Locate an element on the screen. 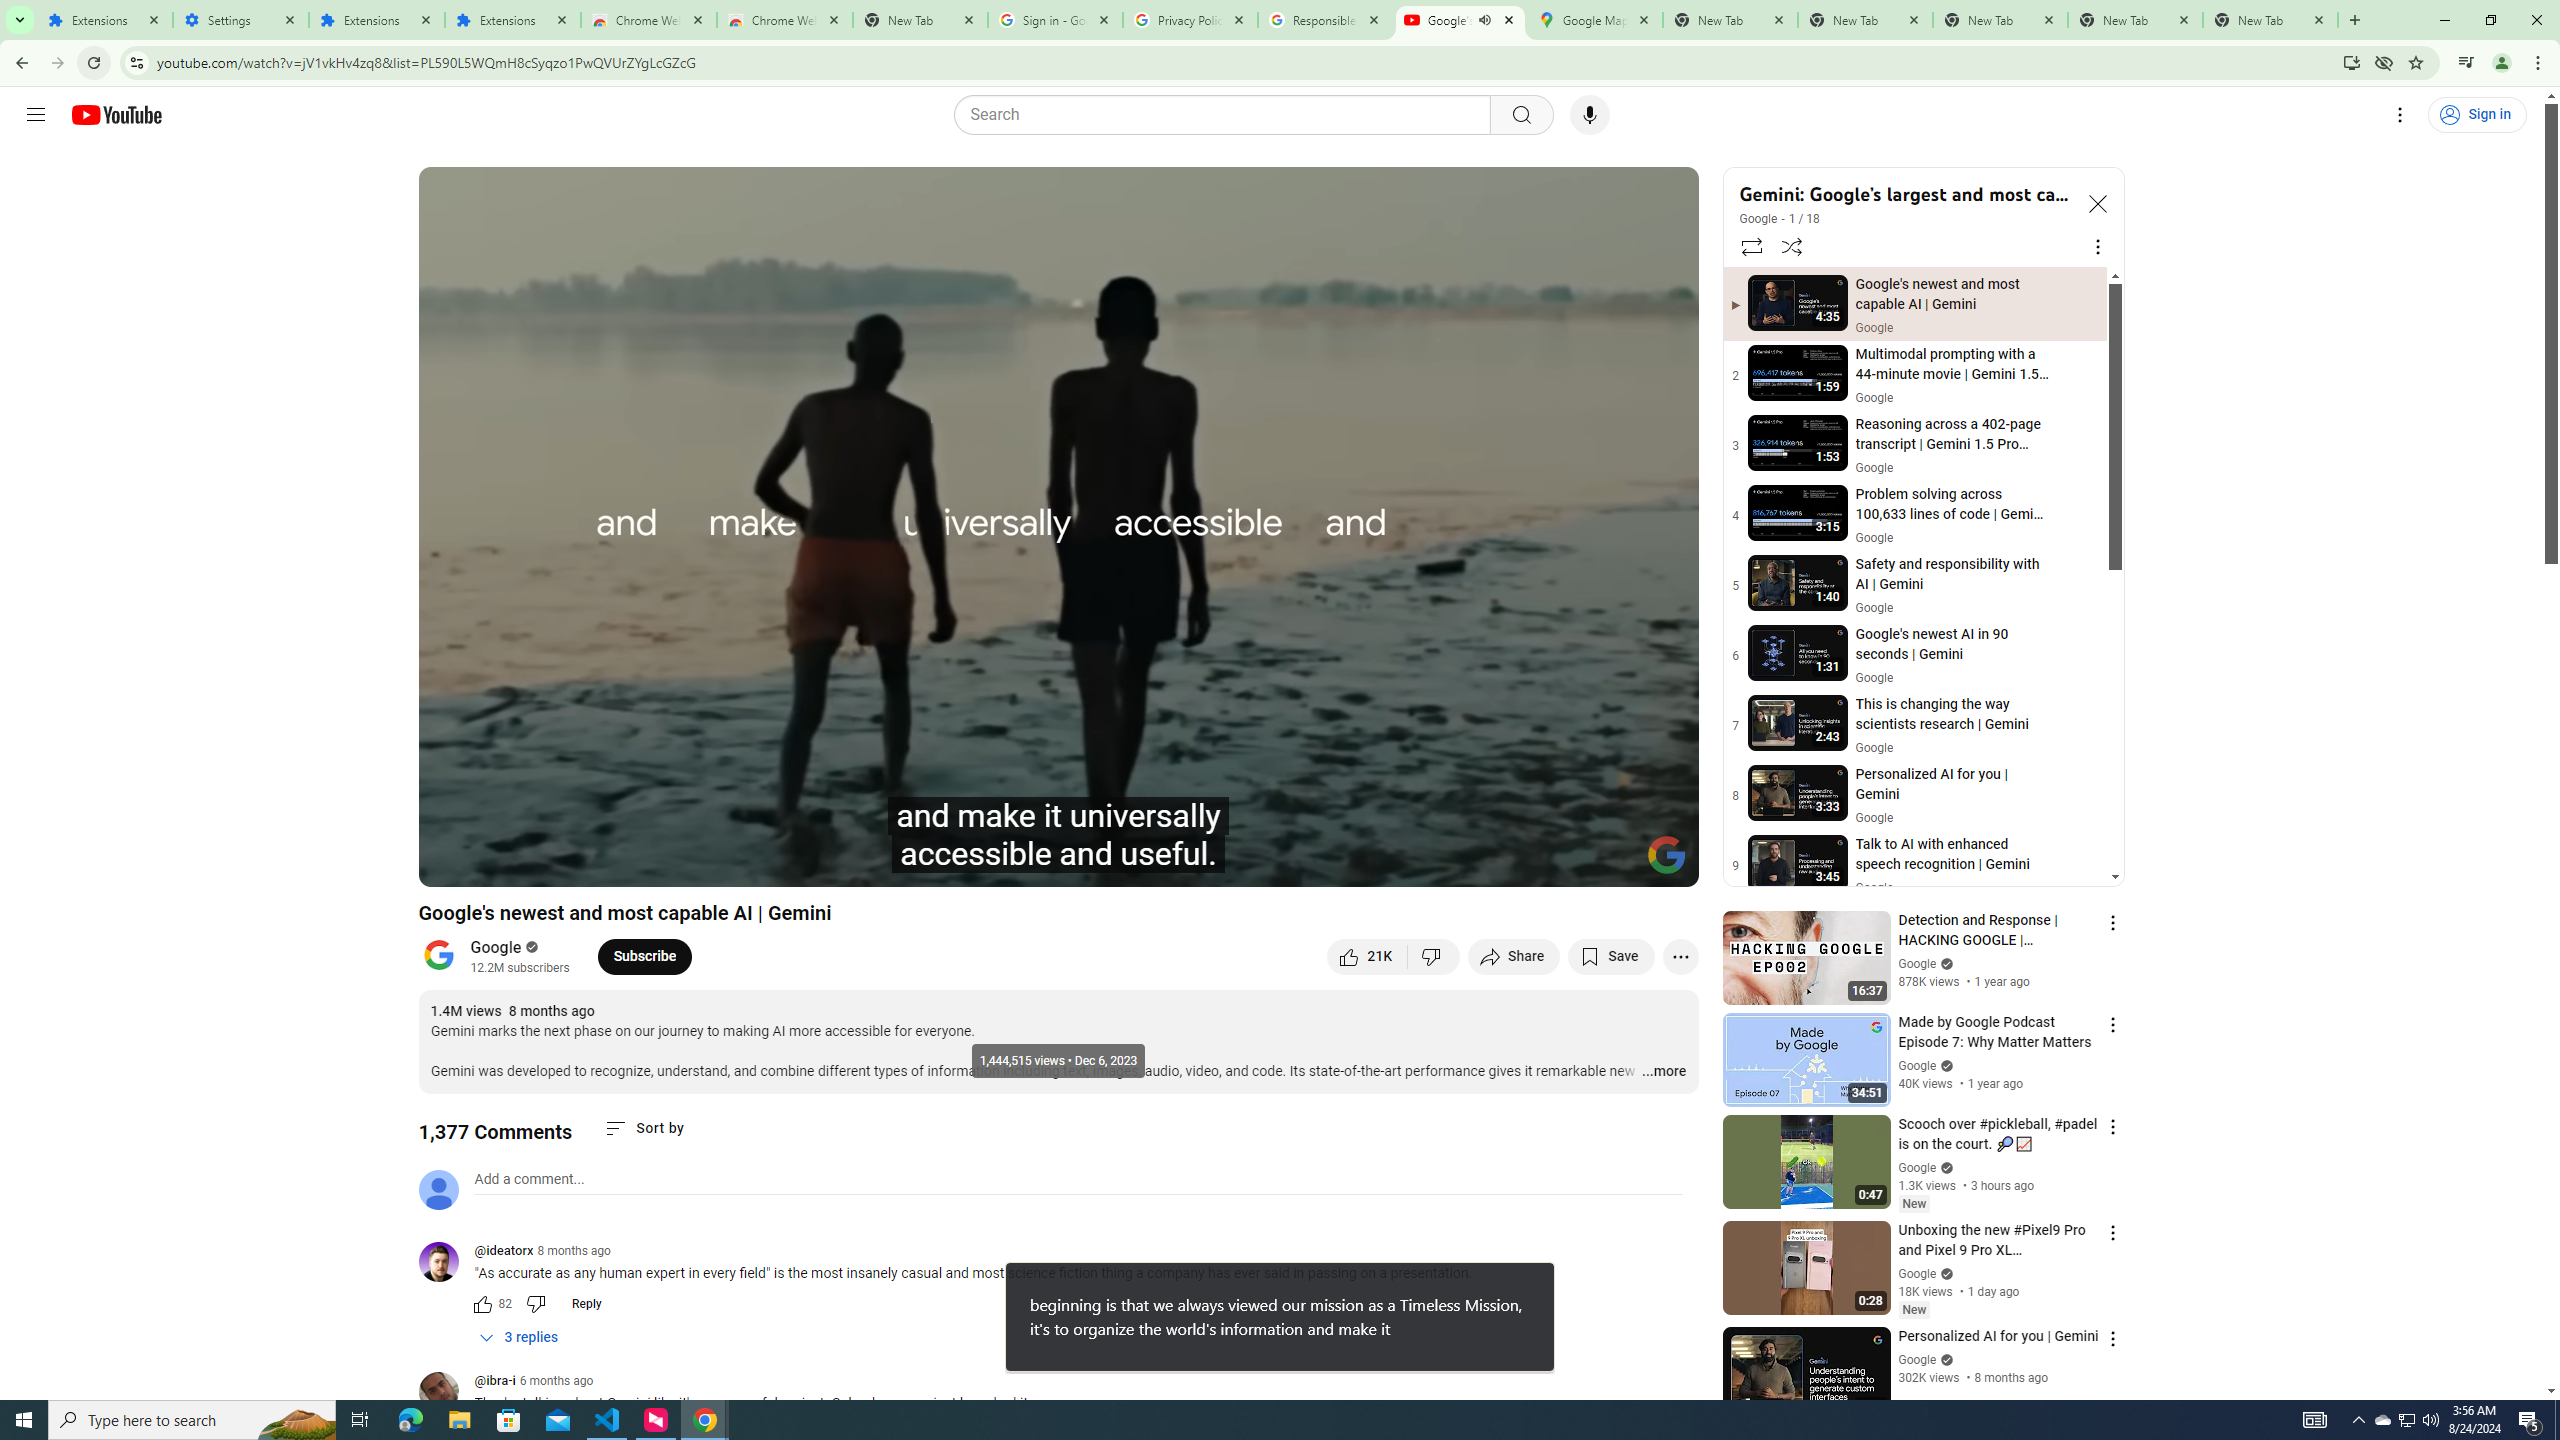 The width and height of the screenshot is (2560, 1440). 'Sort comments' is located at coordinates (644, 1127).